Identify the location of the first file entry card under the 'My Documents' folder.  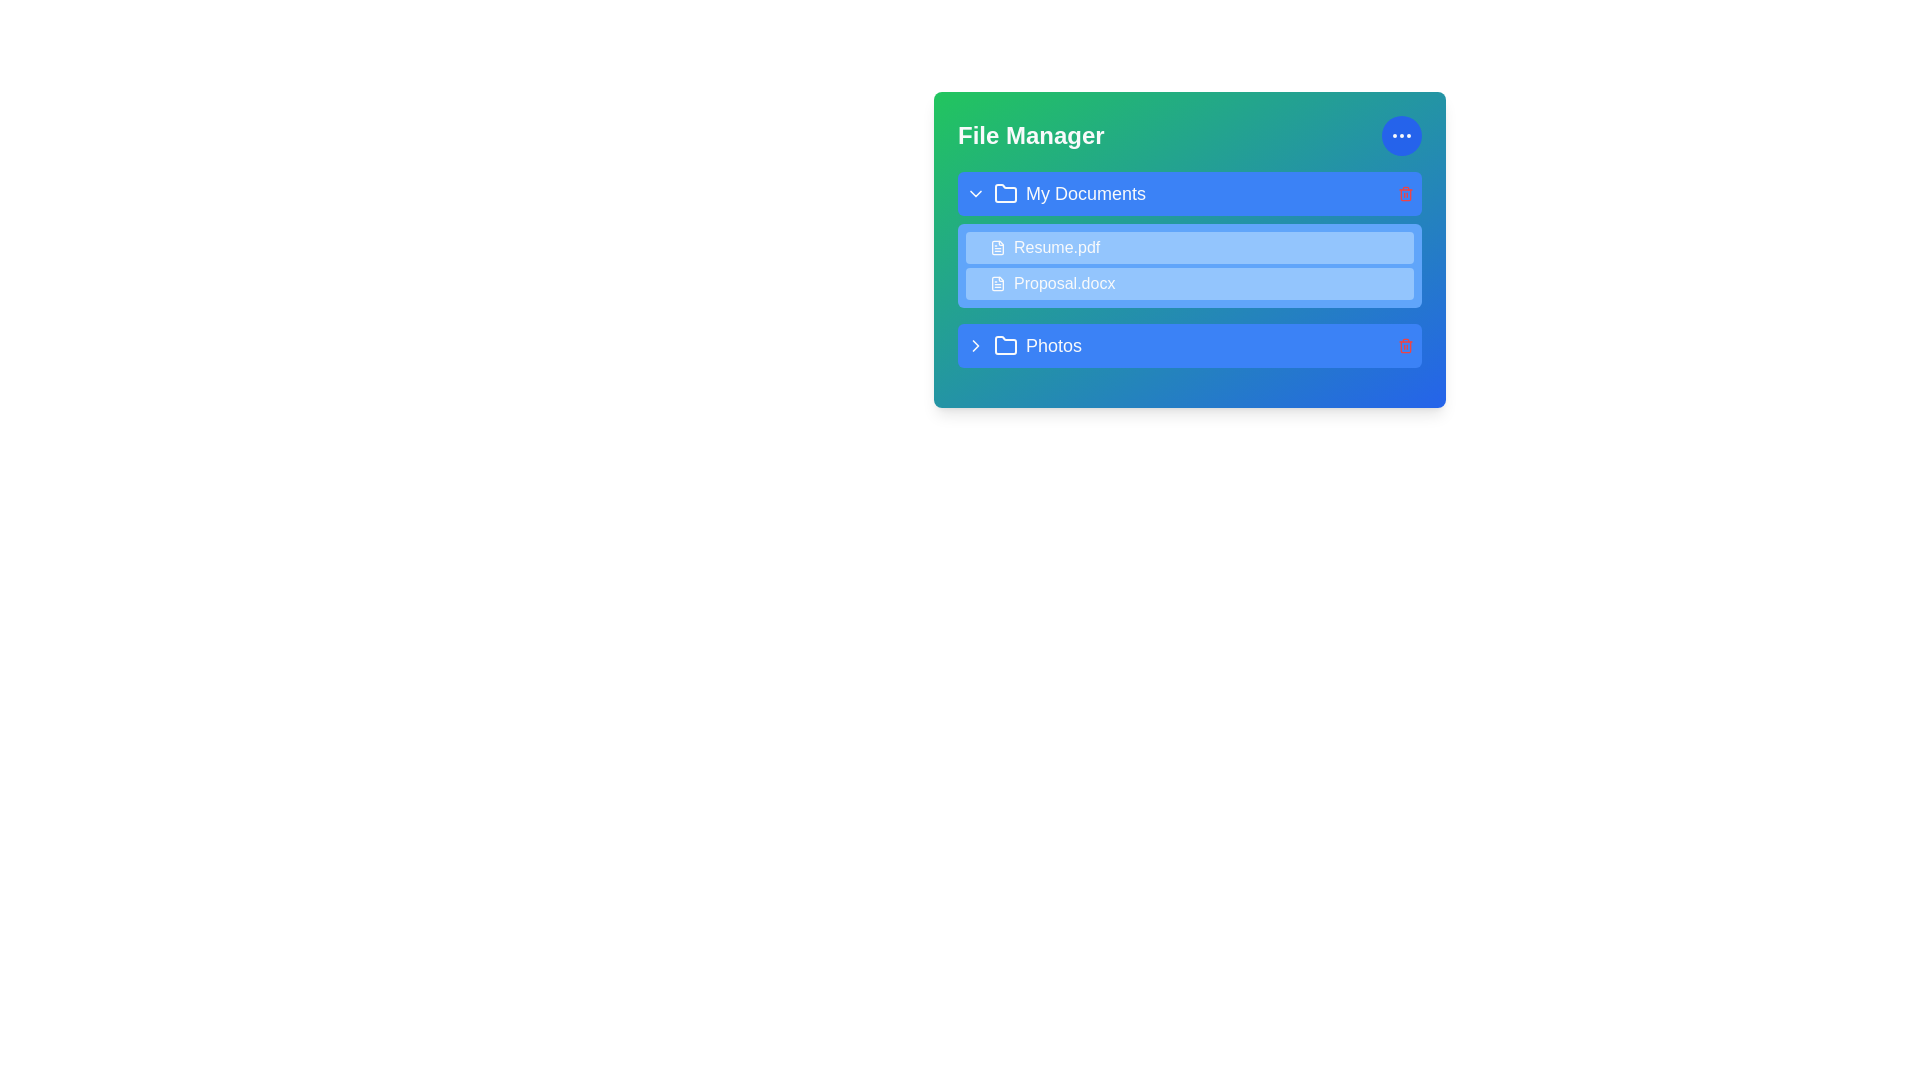
(1190, 249).